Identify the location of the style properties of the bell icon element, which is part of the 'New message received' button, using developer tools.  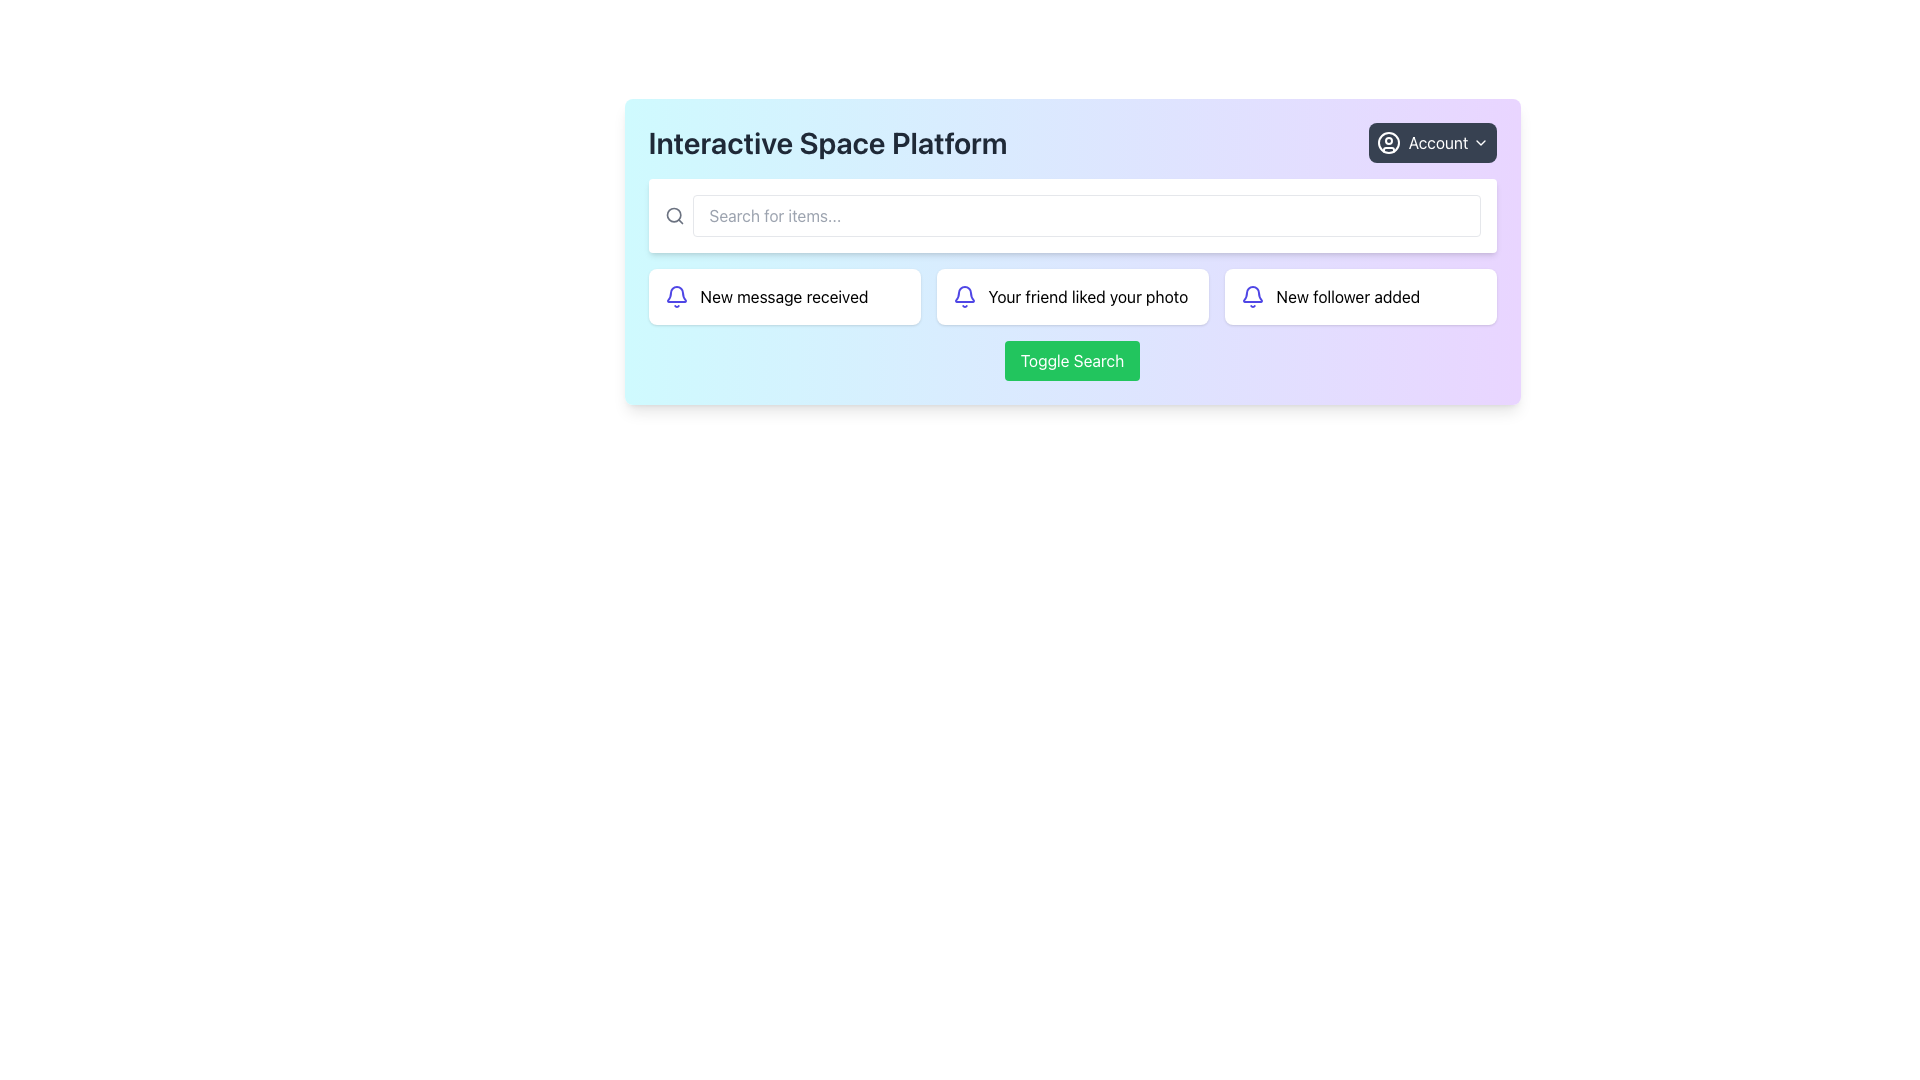
(964, 294).